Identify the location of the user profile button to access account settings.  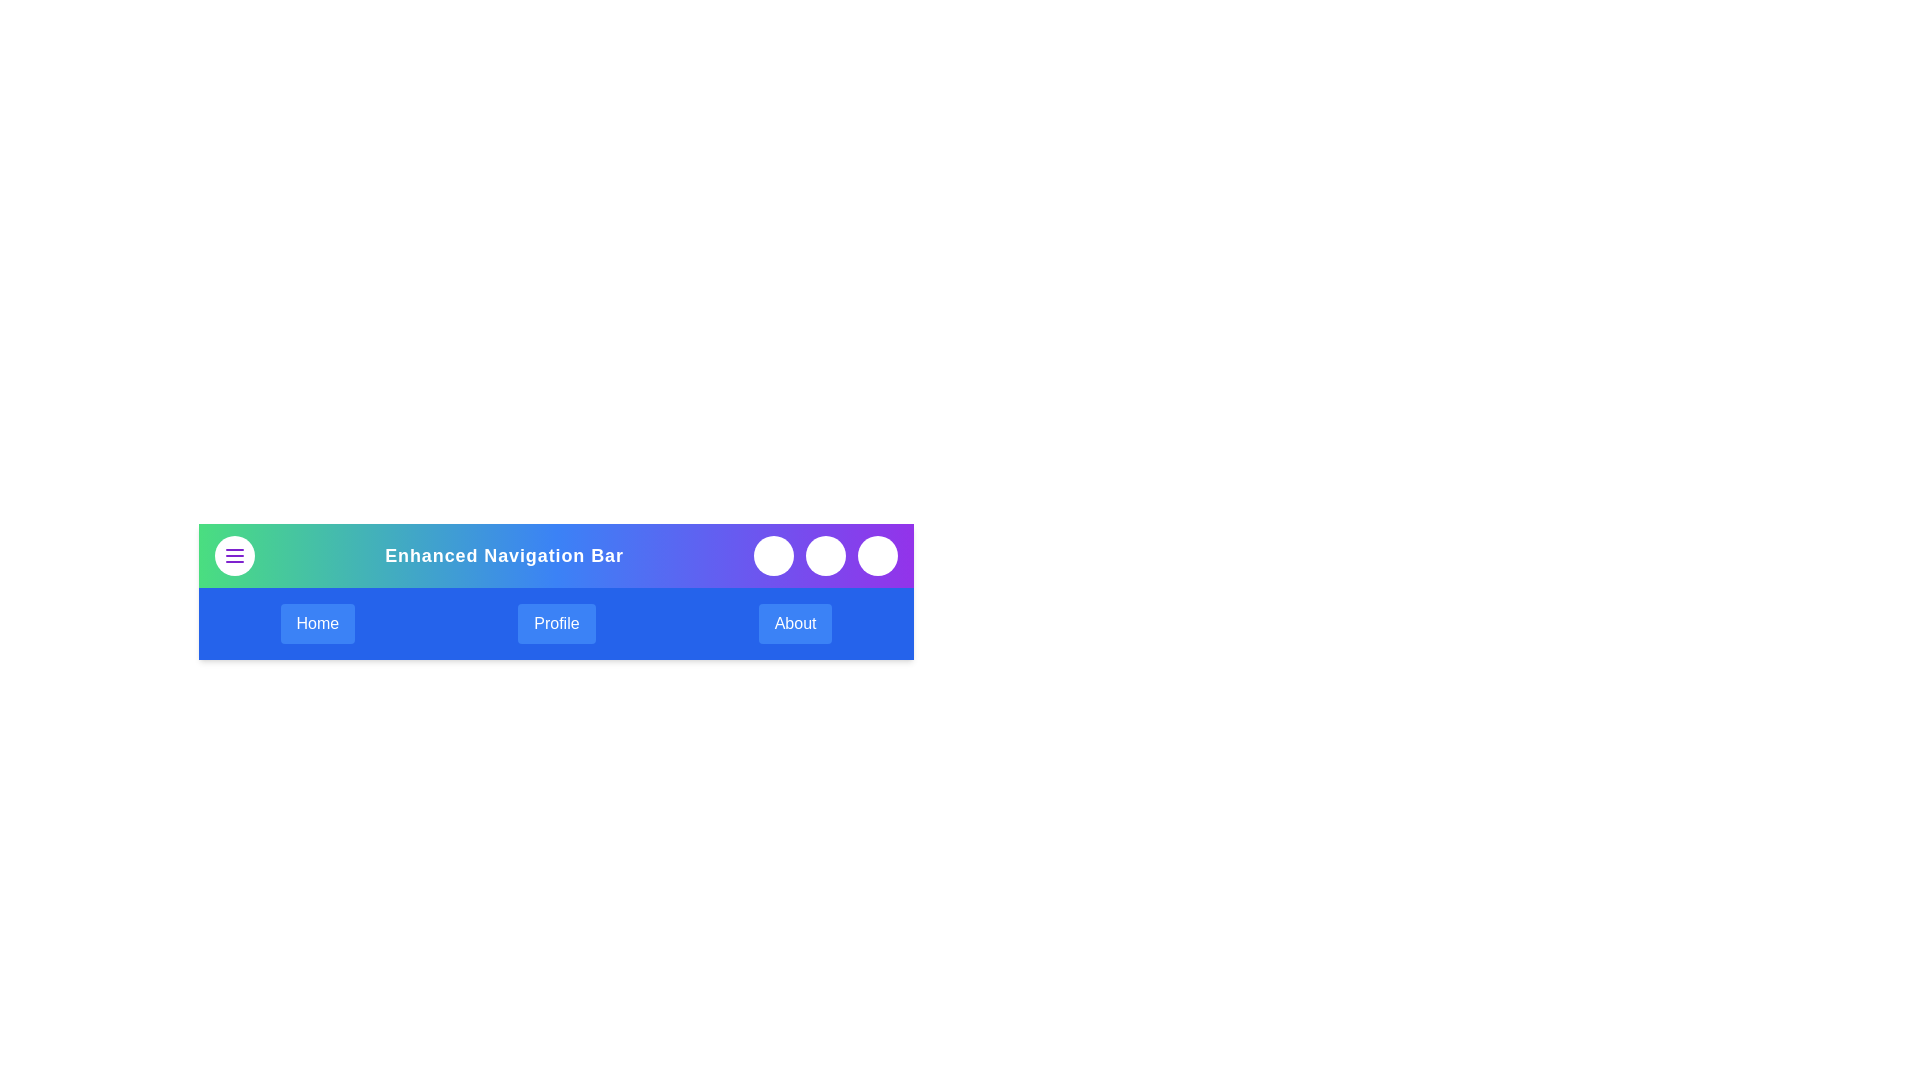
(878, 555).